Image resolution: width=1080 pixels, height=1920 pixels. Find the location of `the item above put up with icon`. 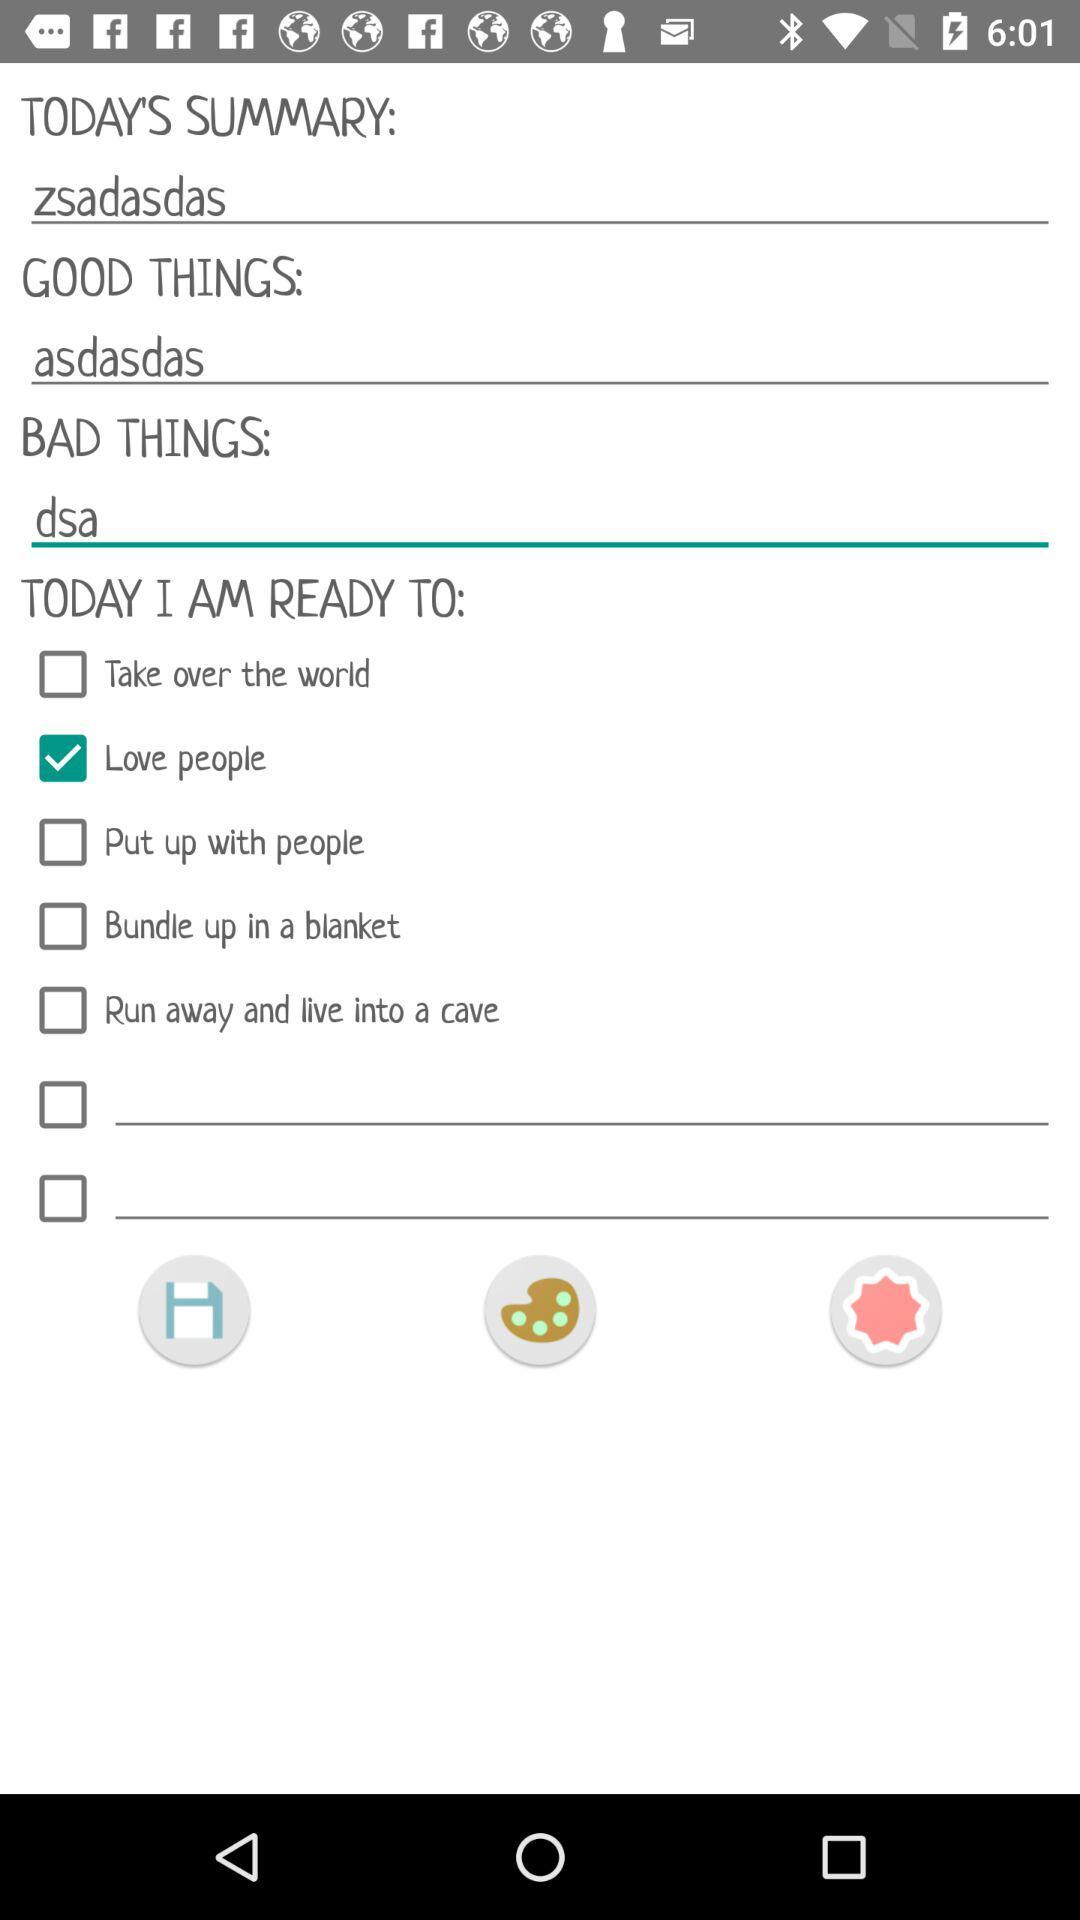

the item above put up with icon is located at coordinates (540, 757).